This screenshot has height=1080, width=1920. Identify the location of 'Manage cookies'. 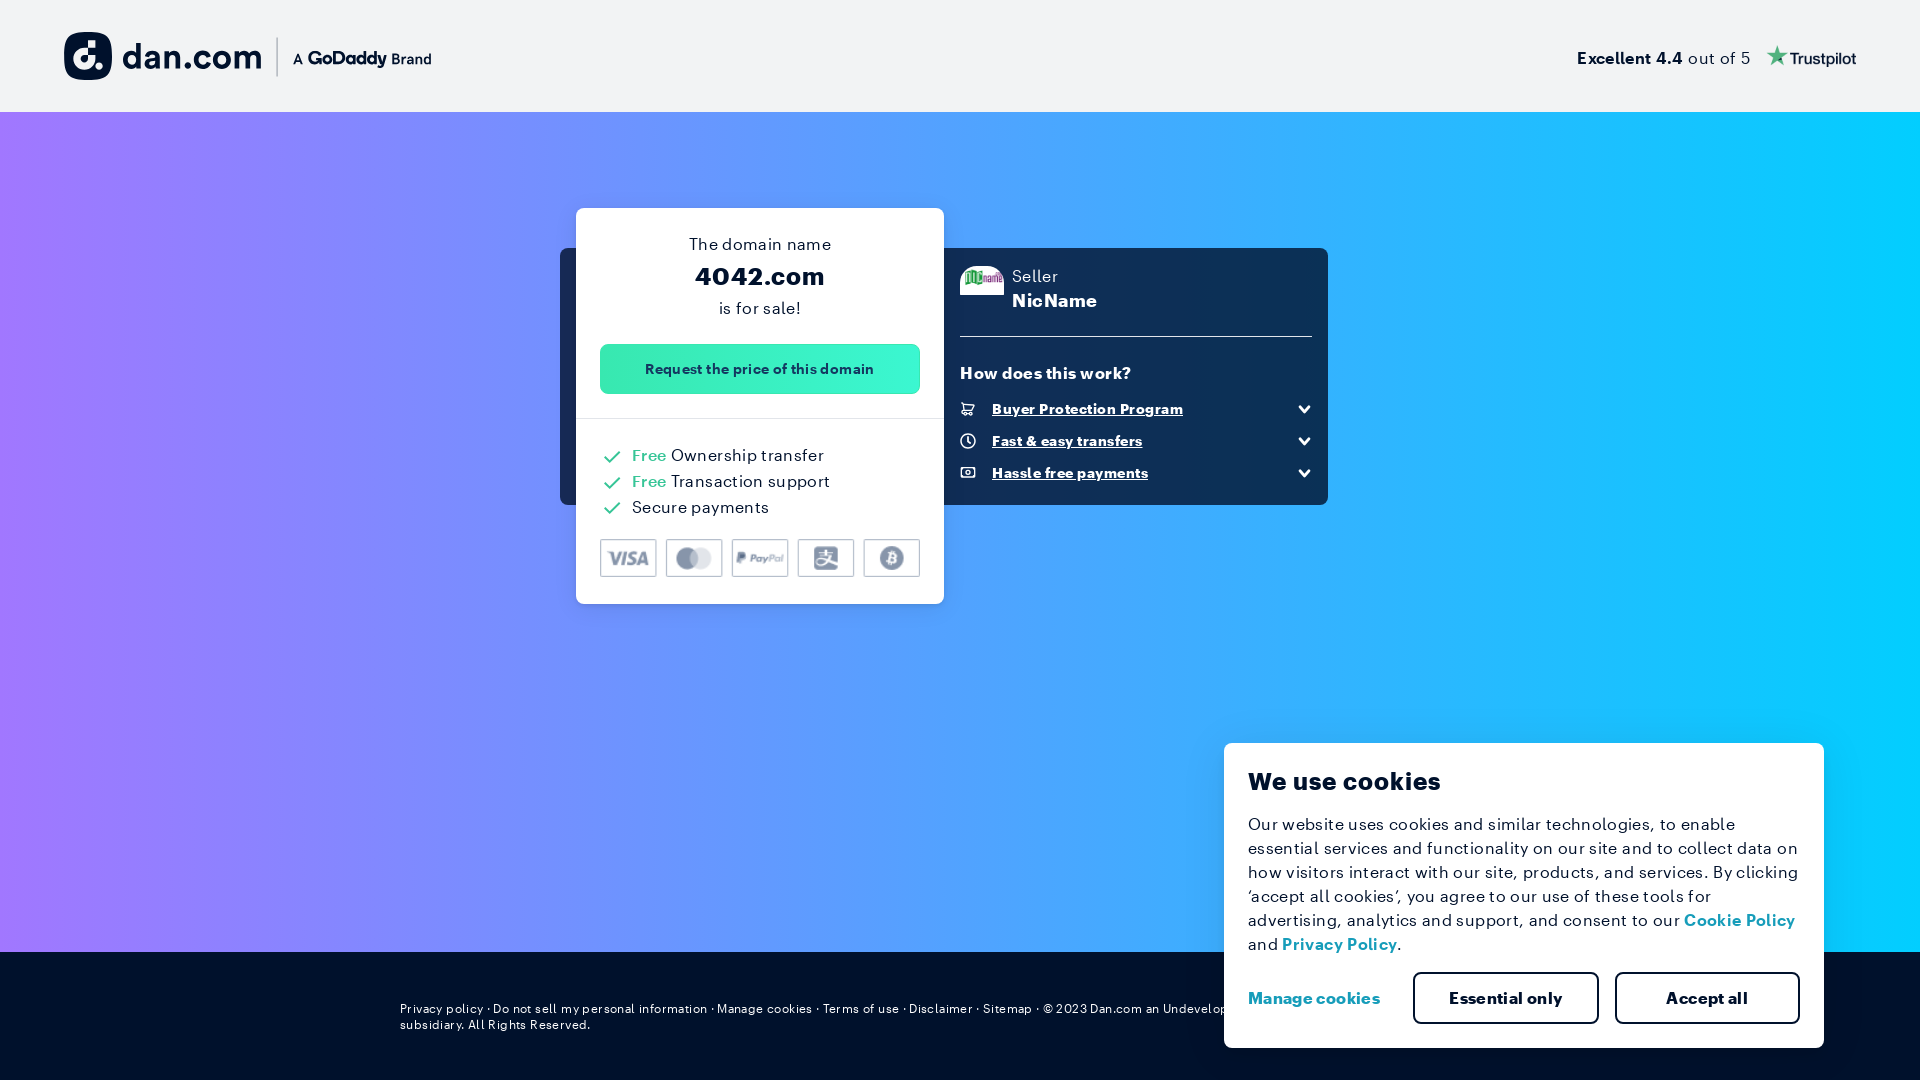
(716, 1007).